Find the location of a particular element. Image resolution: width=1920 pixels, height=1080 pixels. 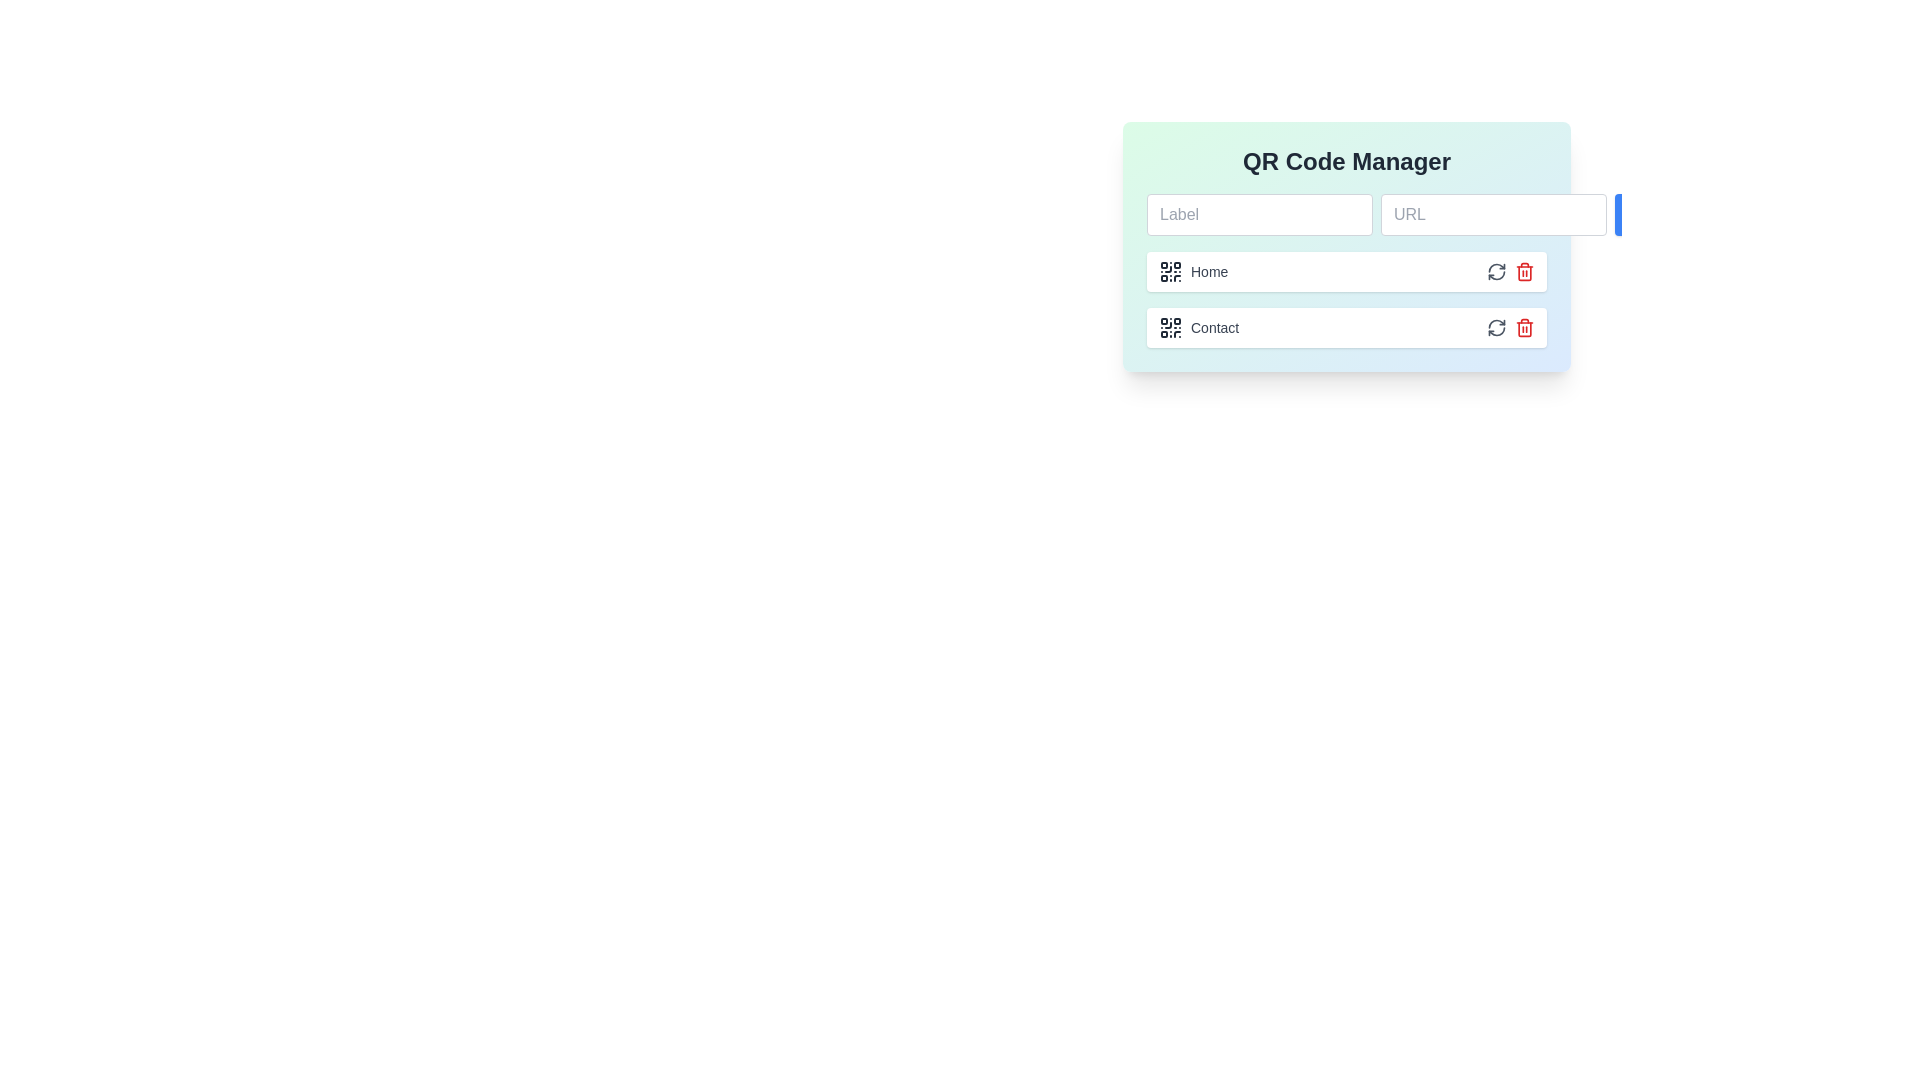

the trash bin icon button, which is red and positioned on the far right of the second row in the 'QR Code Manager' interface is located at coordinates (1524, 326).